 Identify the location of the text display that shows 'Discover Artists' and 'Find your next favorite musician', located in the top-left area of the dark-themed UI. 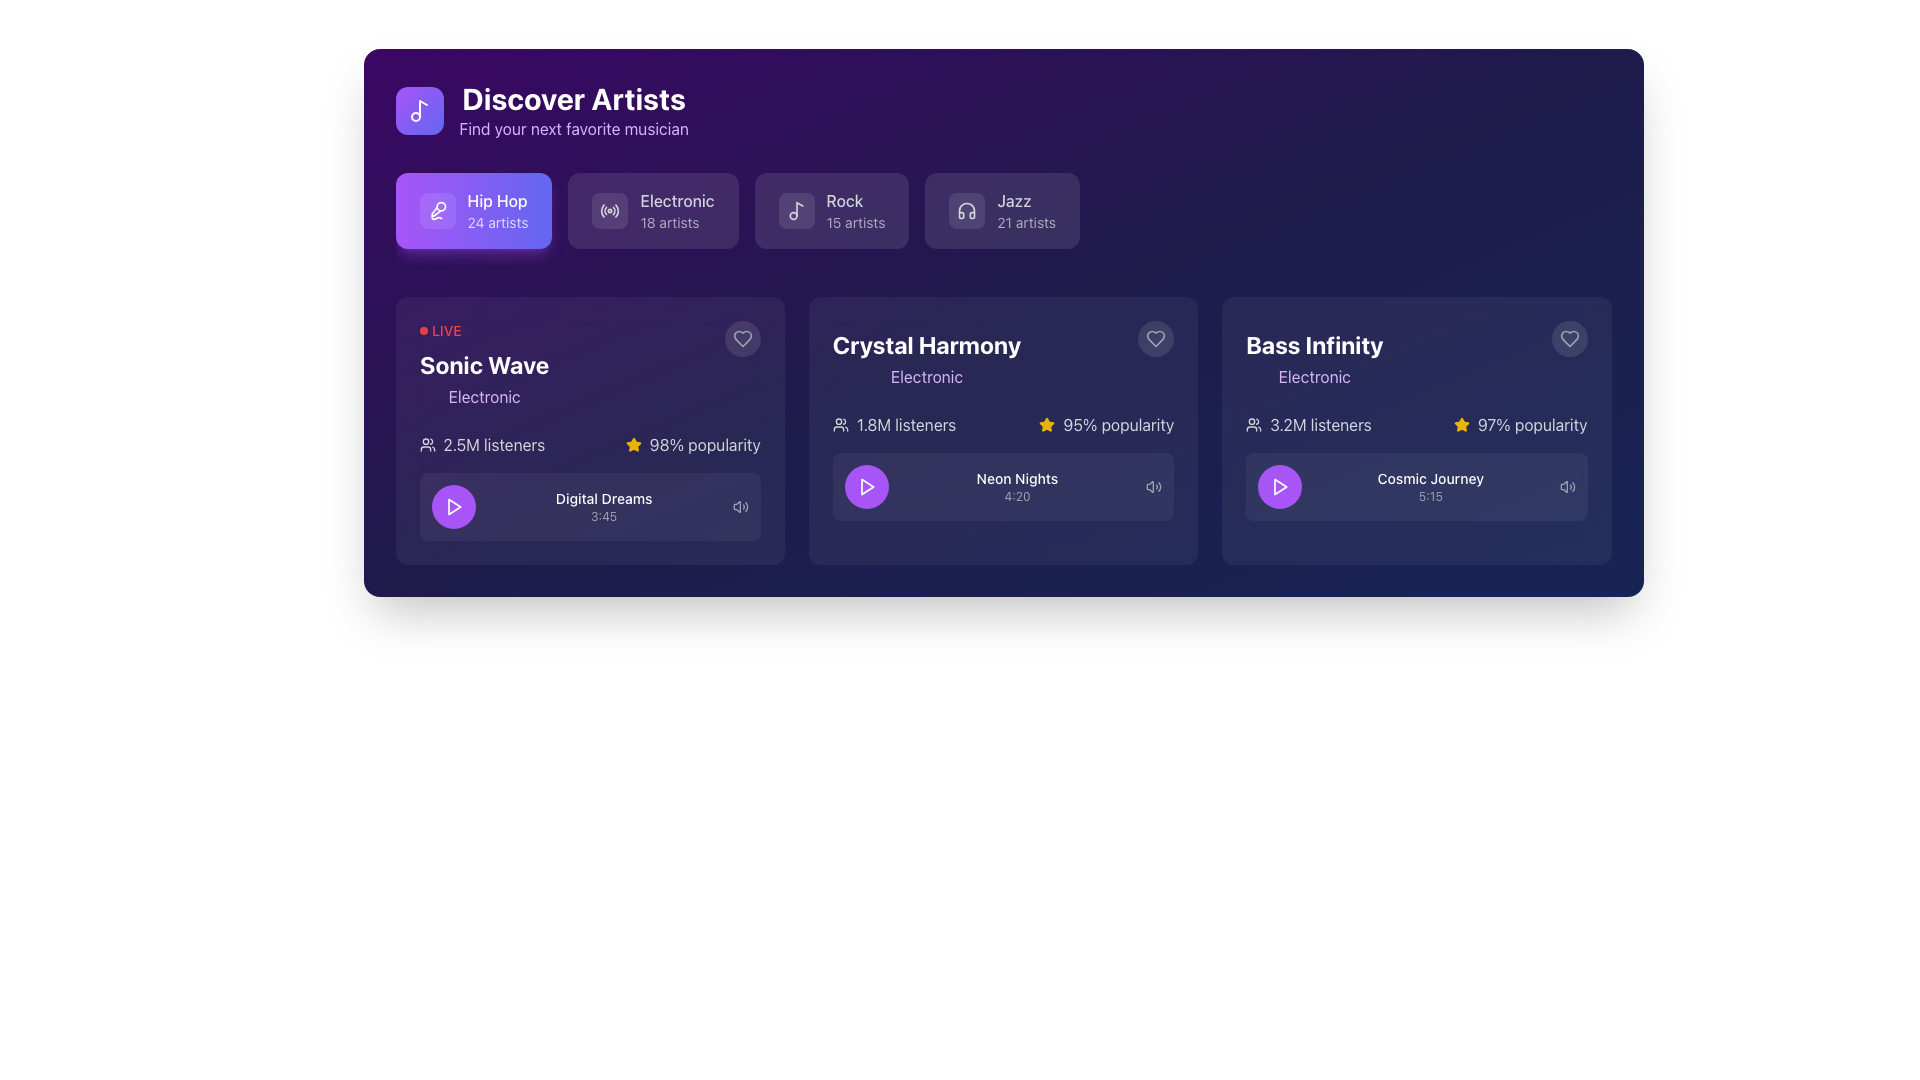
(573, 111).